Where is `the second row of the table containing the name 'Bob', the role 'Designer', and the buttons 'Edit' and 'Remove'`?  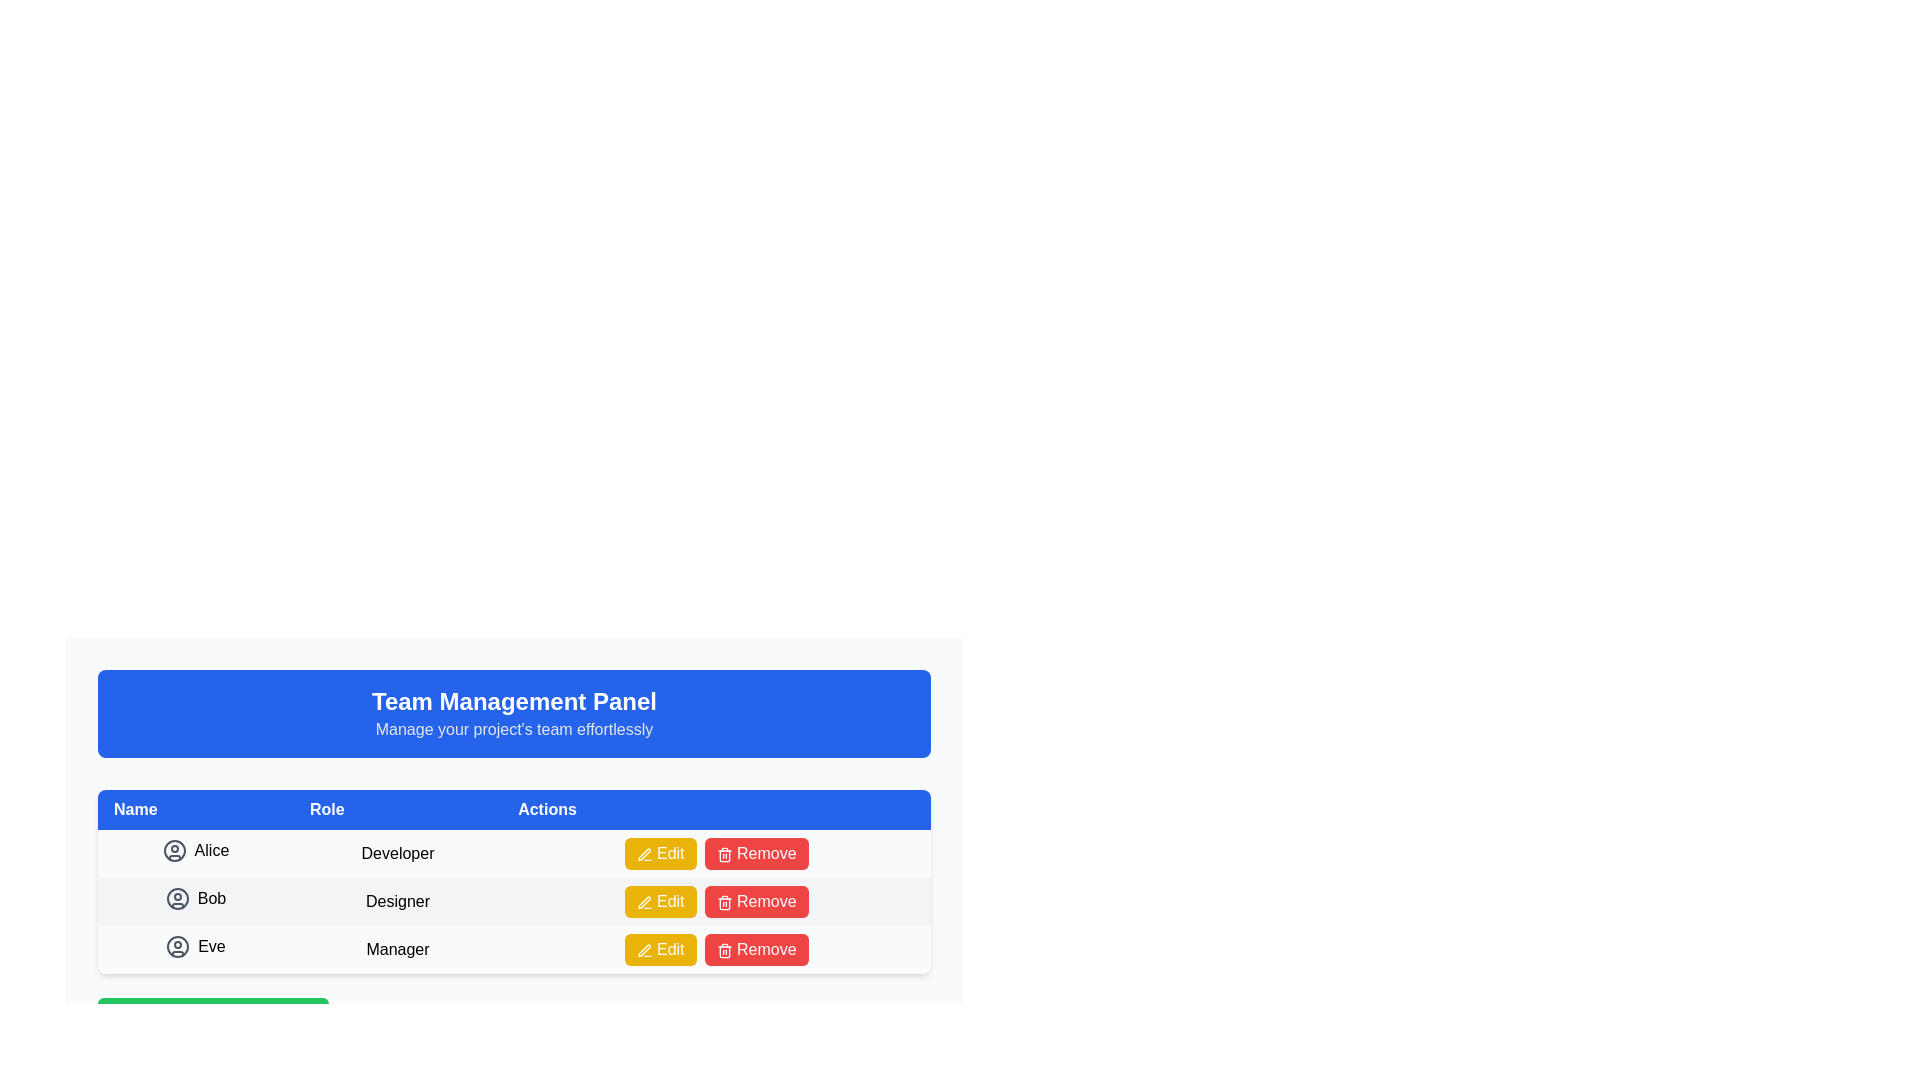 the second row of the table containing the name 'Bob', the role 'Designer', and the buttons 'Edit' and 'Remove' is located at coordinates (514, 902).